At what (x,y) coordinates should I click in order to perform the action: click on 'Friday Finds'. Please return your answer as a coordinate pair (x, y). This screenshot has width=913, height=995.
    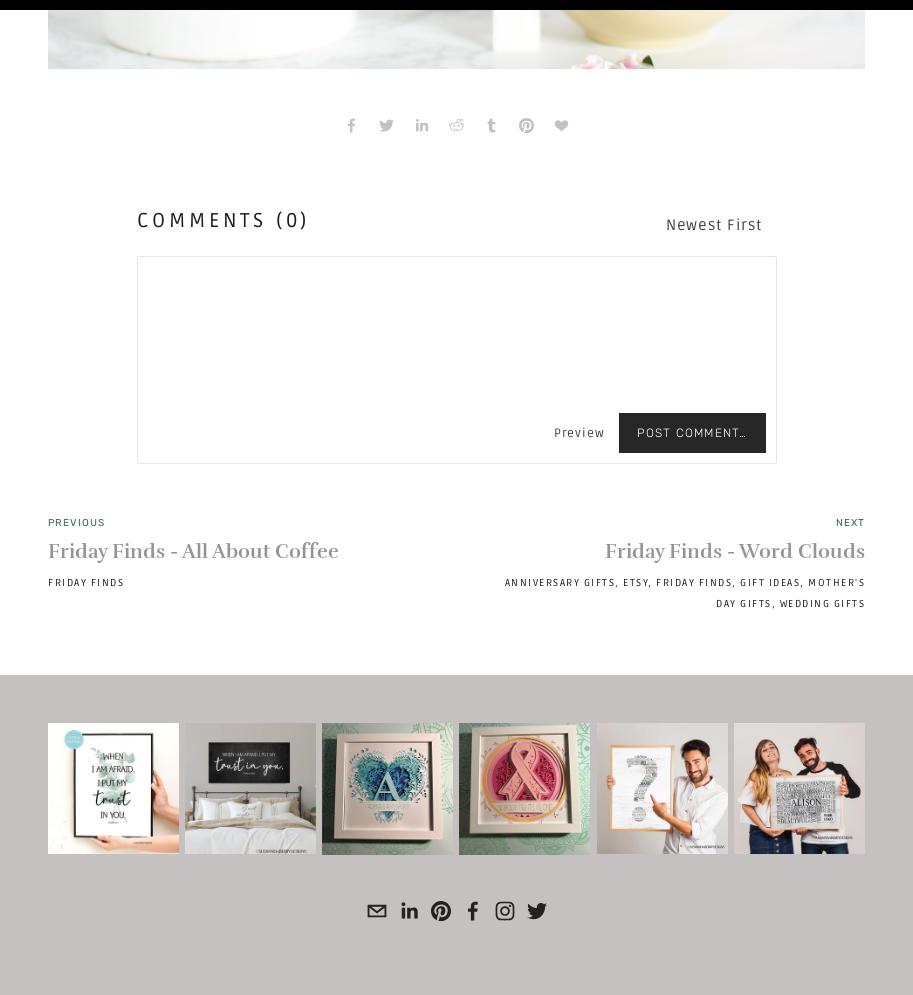
    Looking at the image, I should click on (86, 581).